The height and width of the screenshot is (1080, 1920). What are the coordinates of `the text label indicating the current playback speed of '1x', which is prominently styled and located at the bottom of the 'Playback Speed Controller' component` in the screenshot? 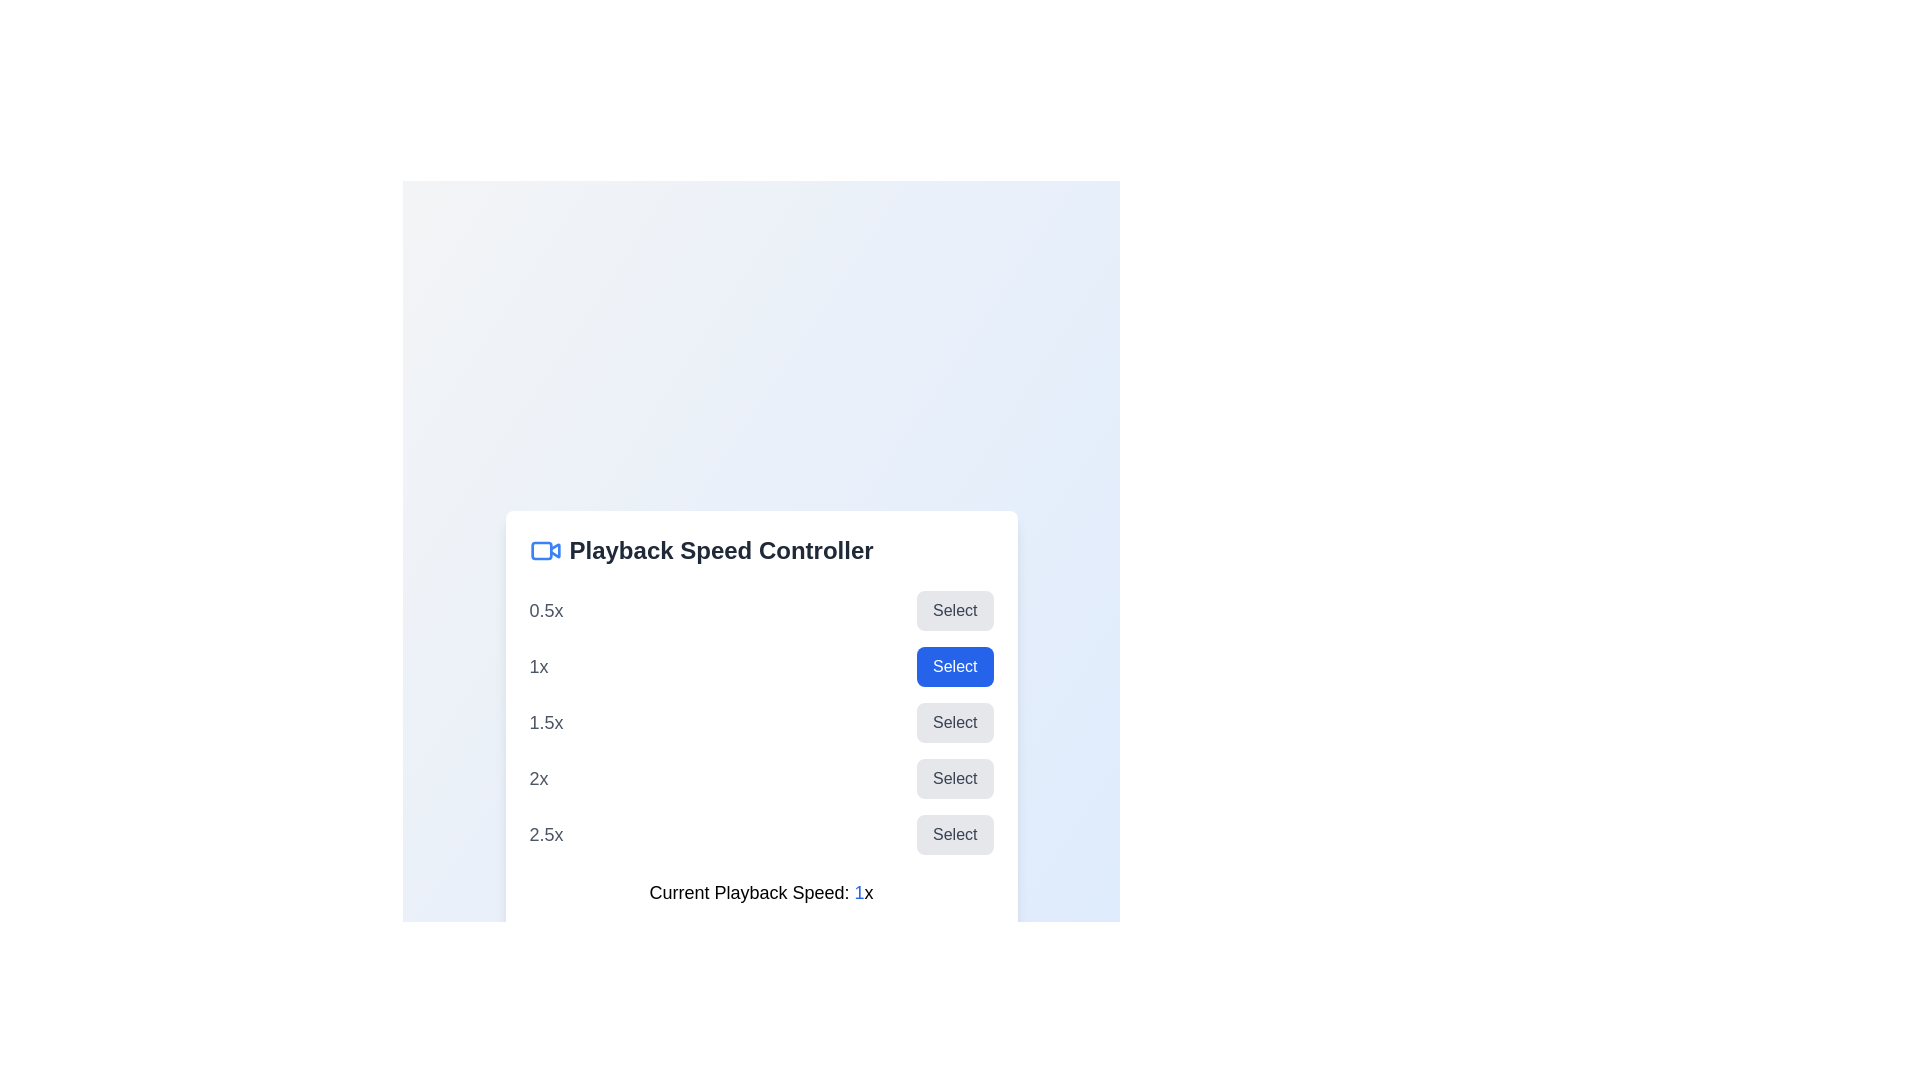 It's located at (760, 892).